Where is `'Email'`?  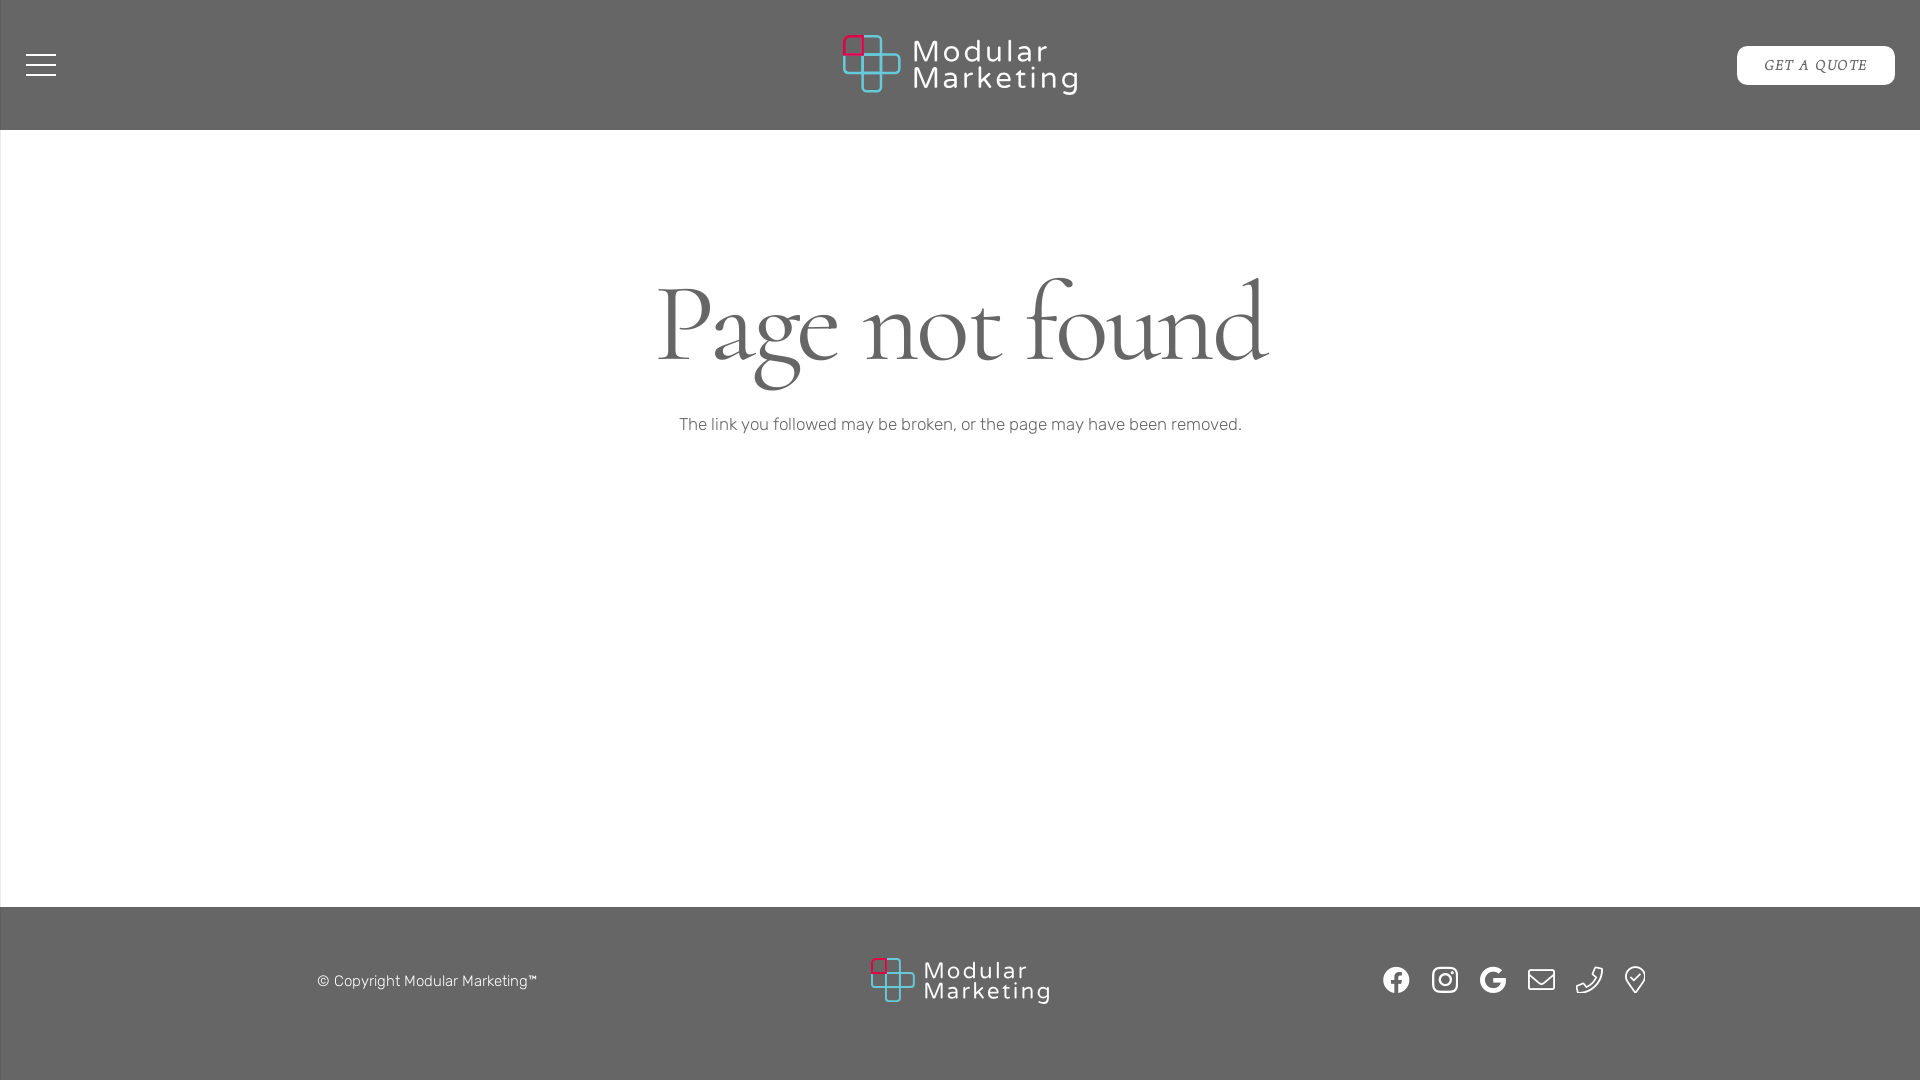 'Email' is located at coordinates (1540, 978).